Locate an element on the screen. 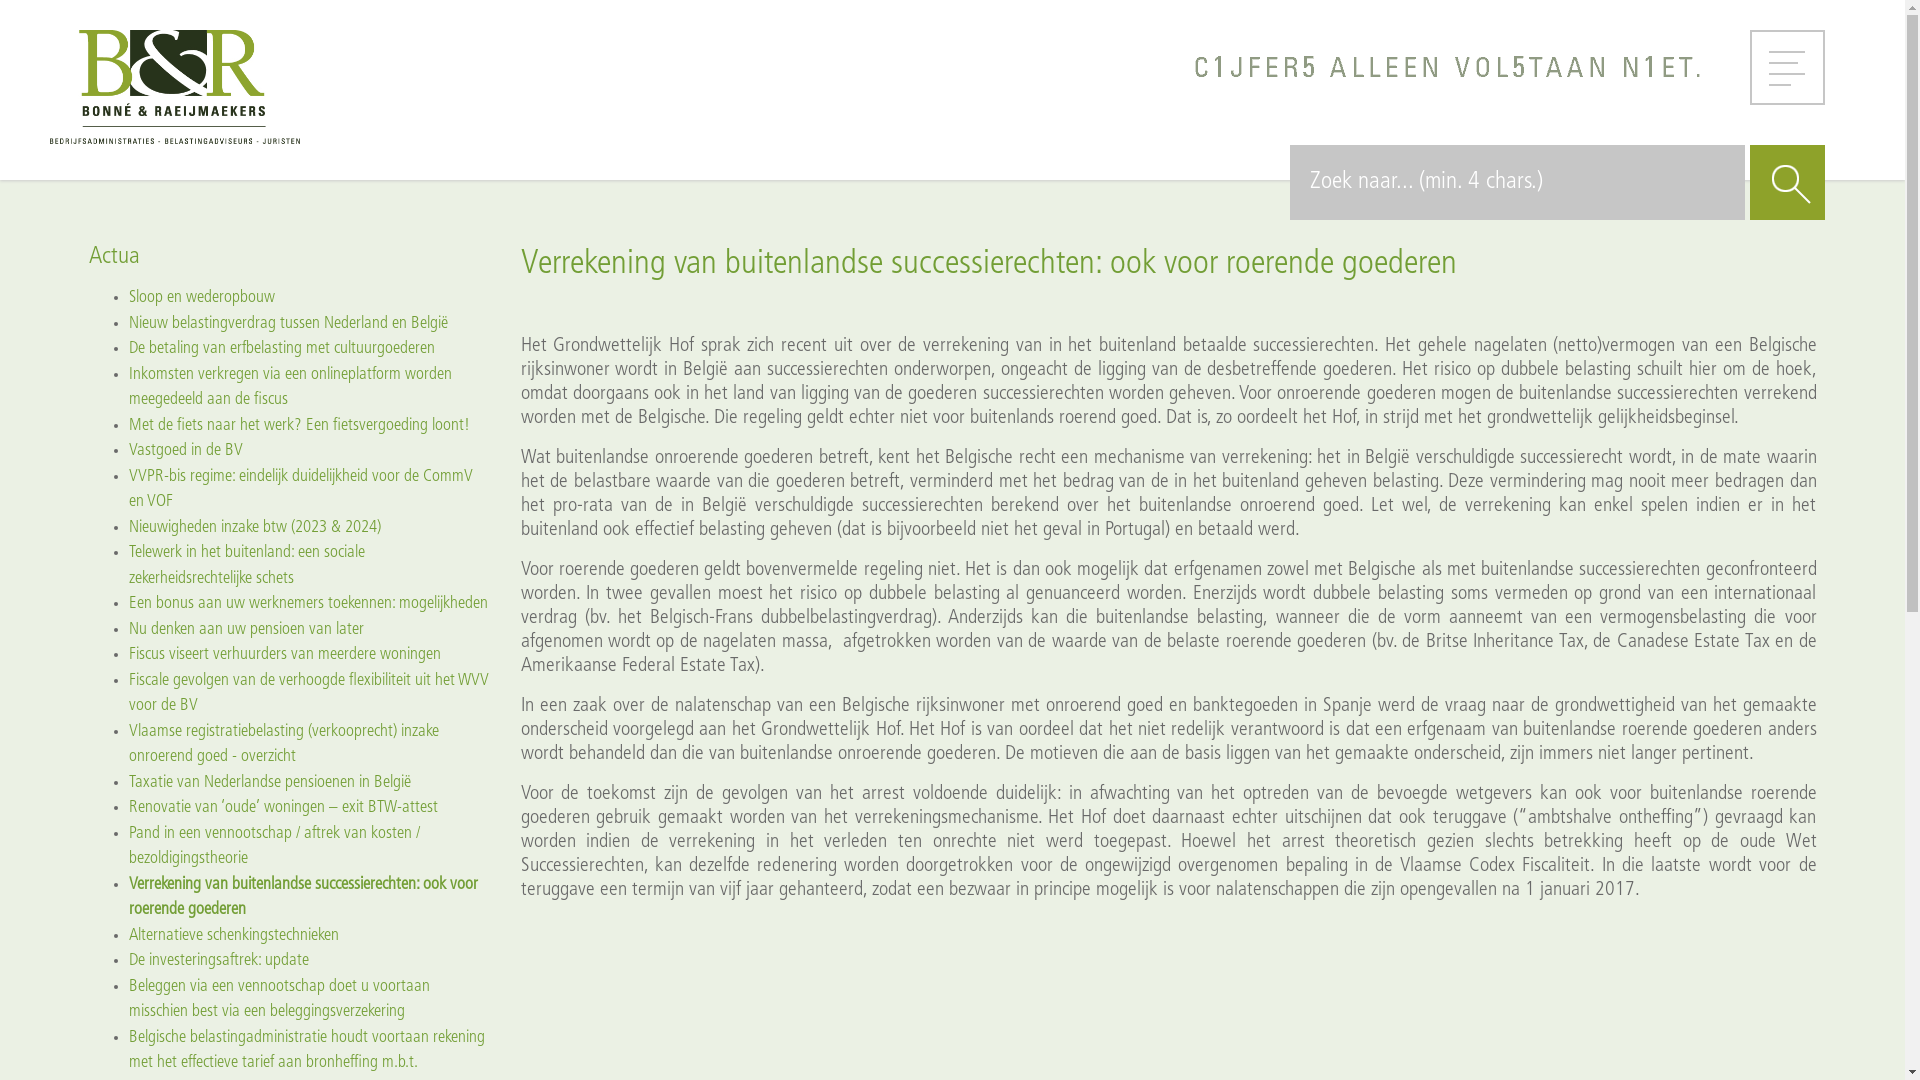 This screenshot has width=1920, height=1080. 'Alternatieve schenkingstechnieken' is located at coordinates (233, 934).